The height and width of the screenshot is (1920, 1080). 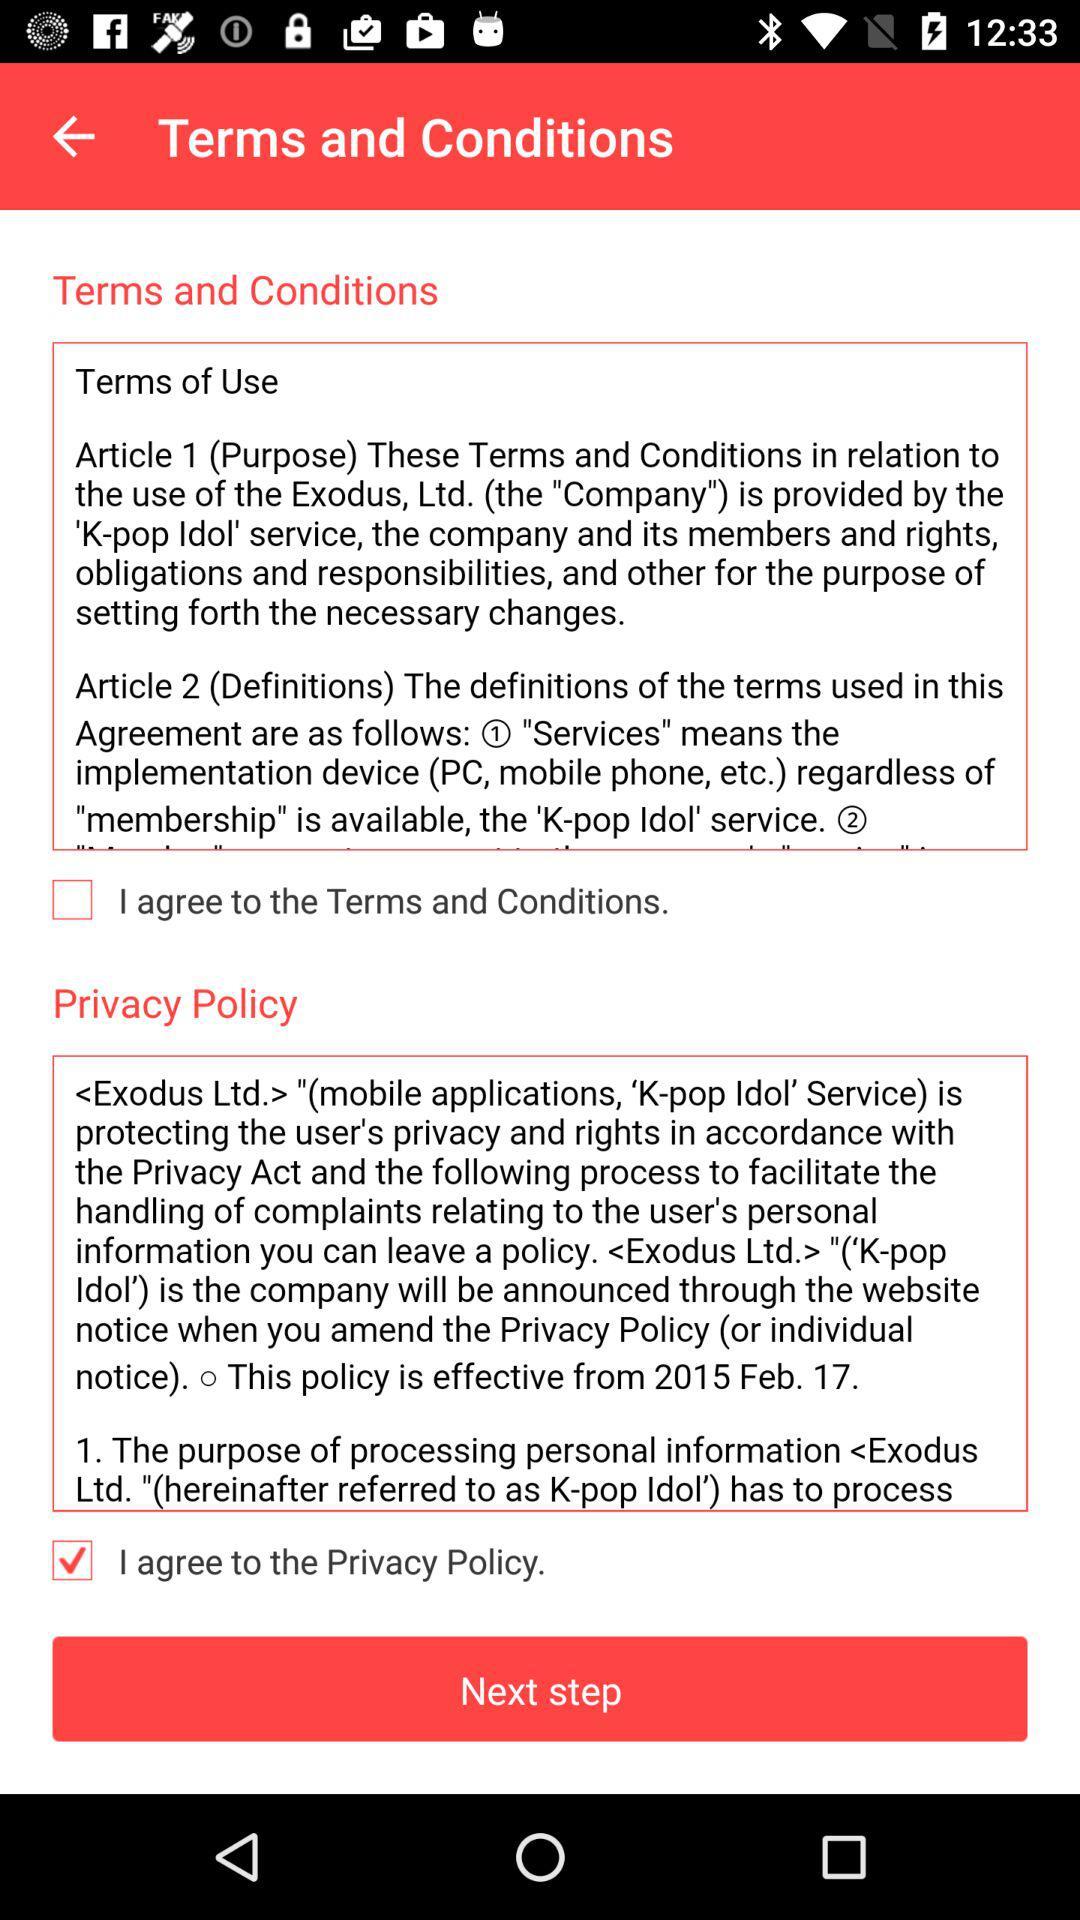 I want to click on advatisment, so click(x=540, y=595).